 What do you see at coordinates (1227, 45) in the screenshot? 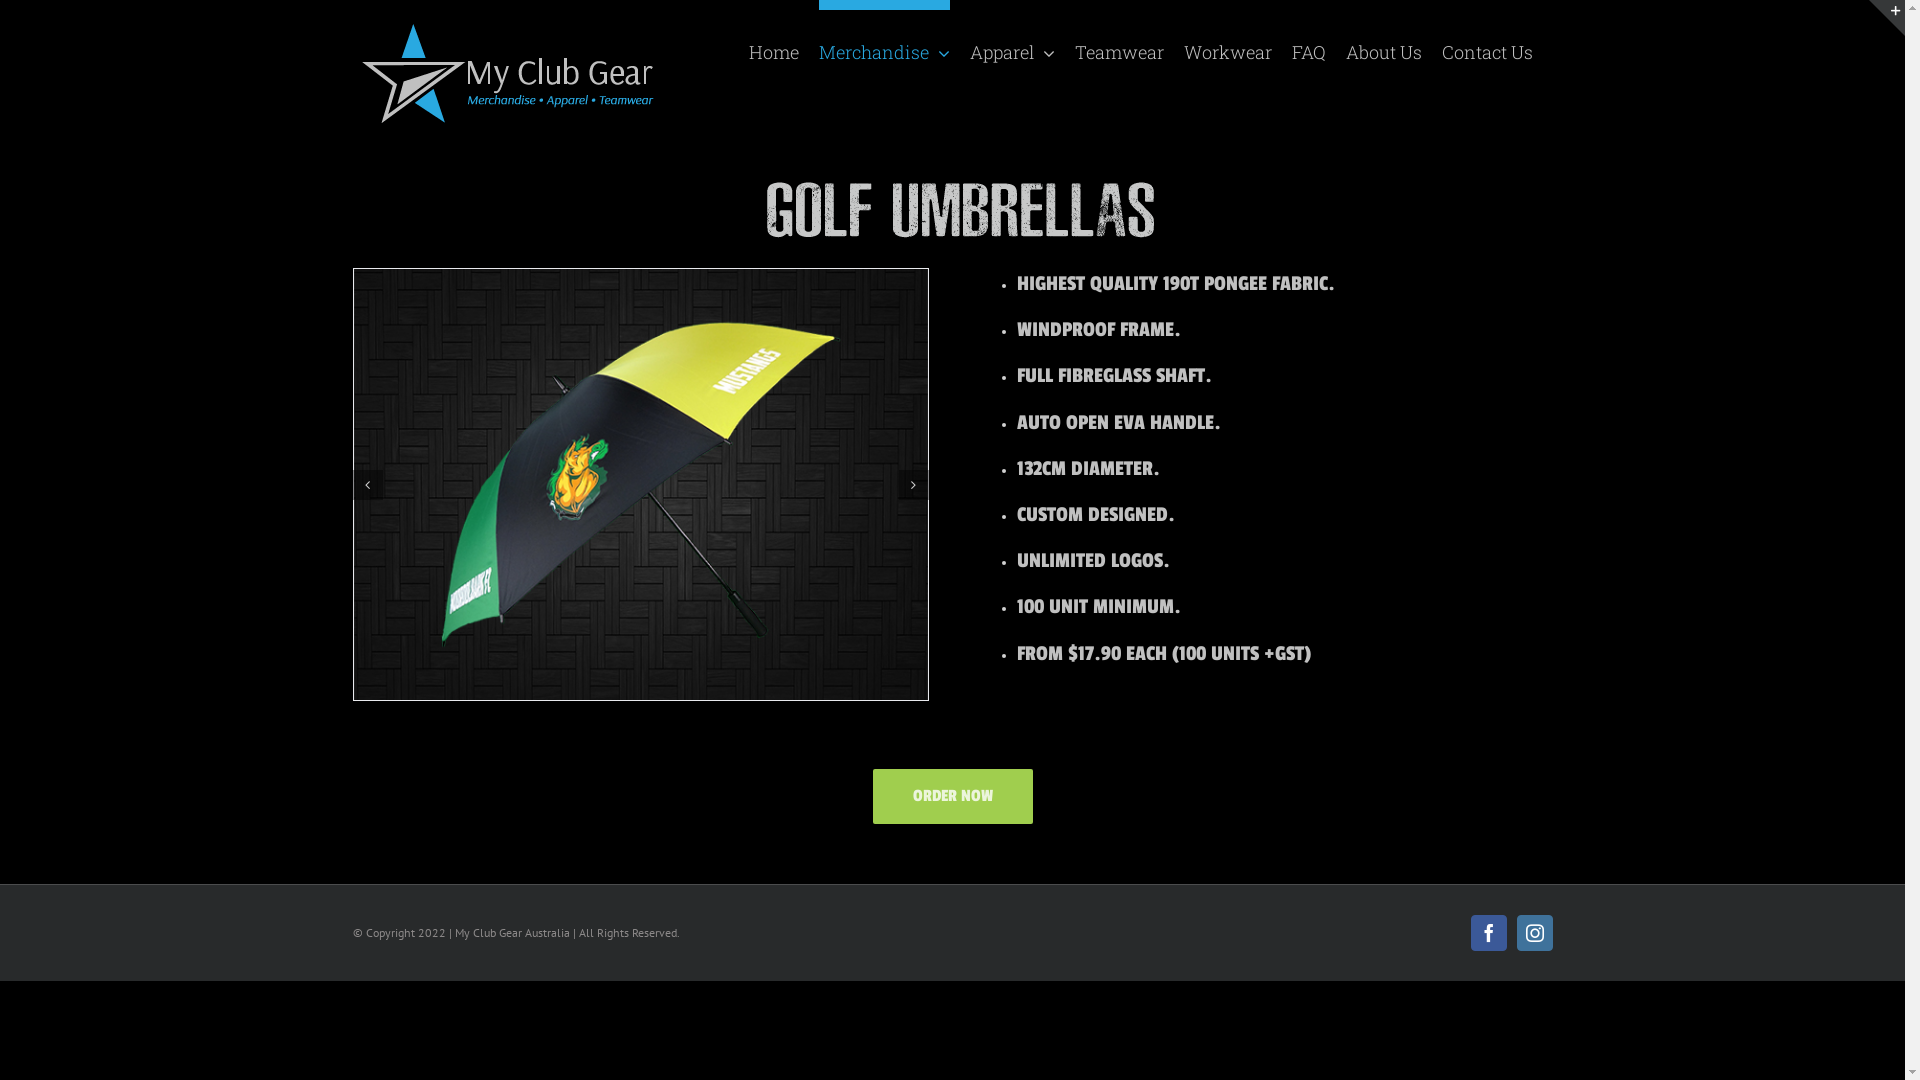
I see `'Workwear'` at bounding box center [1227, 45].